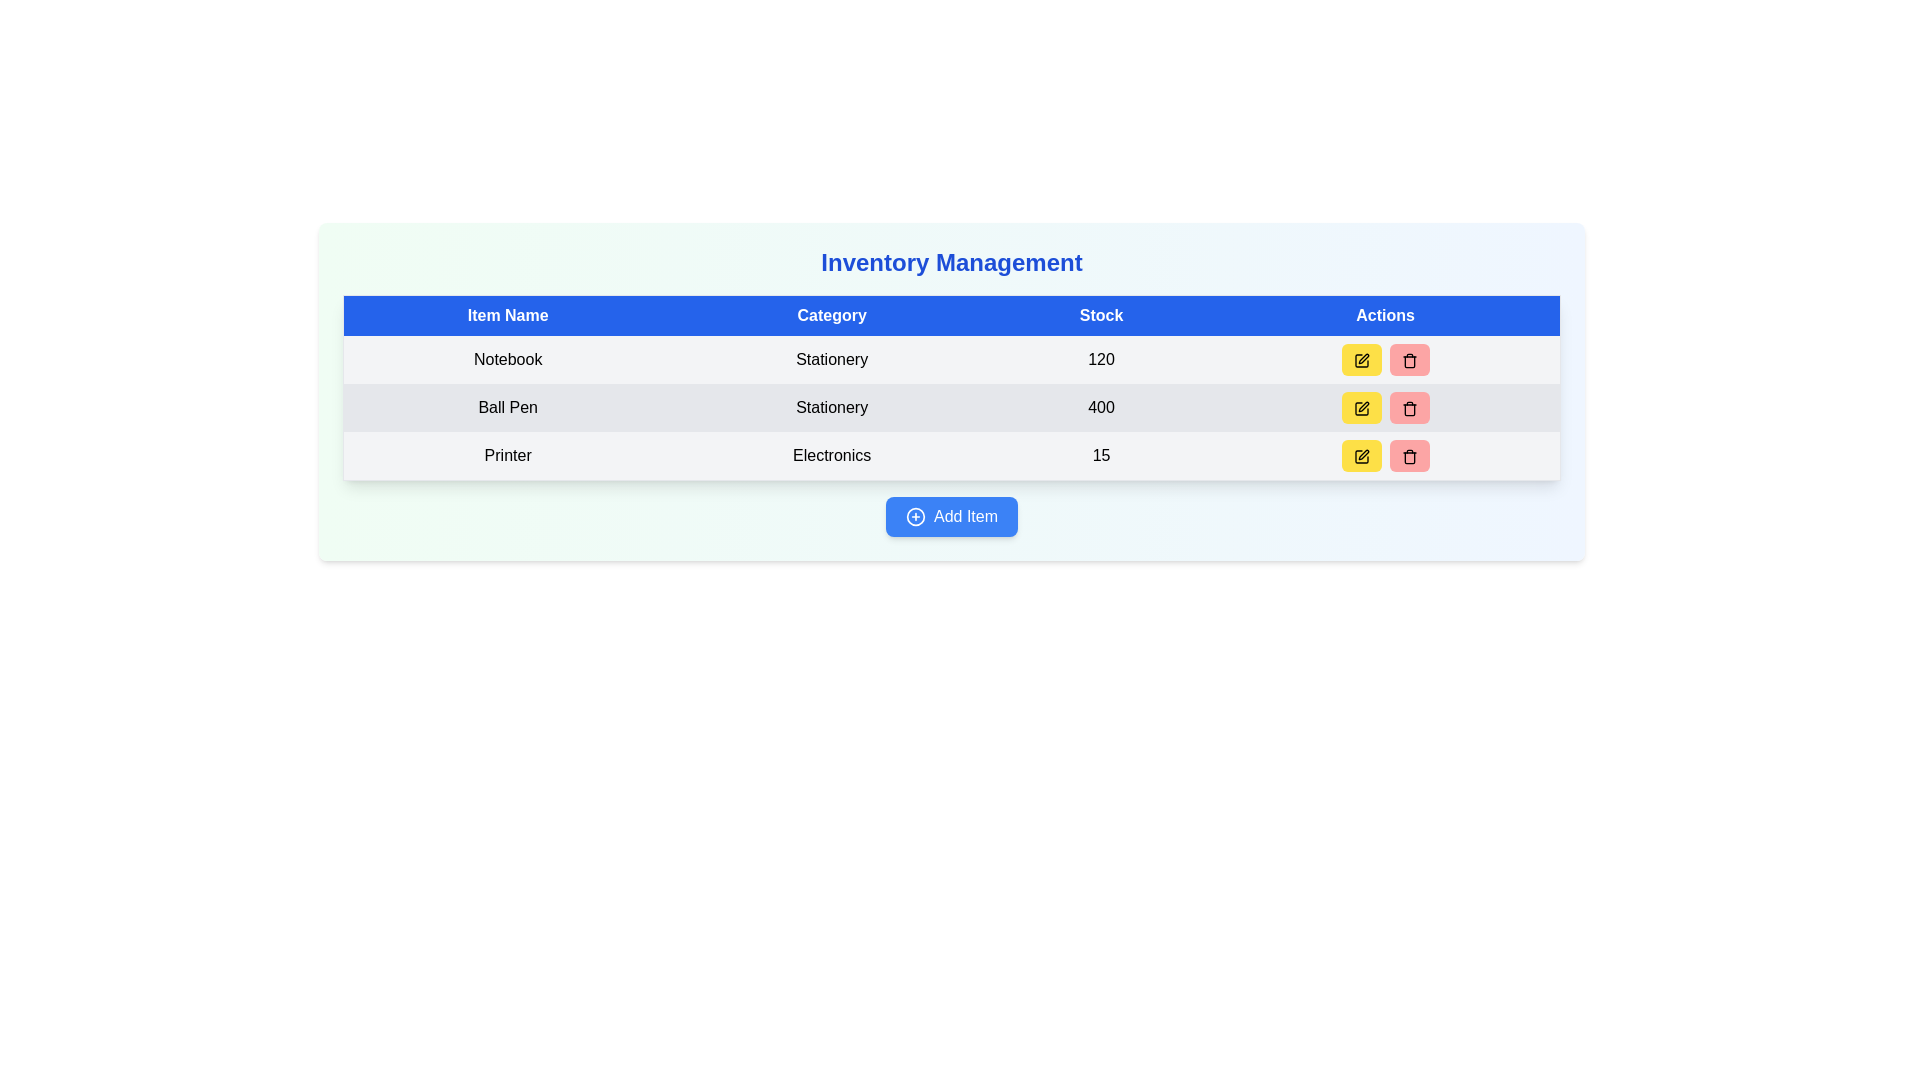  What do you see at coordinates (950, 515) in the screenshot?
I see `the blue rounded button labeled 'Add Item' with a plus icon on the left` at bounding box center [950, 515].